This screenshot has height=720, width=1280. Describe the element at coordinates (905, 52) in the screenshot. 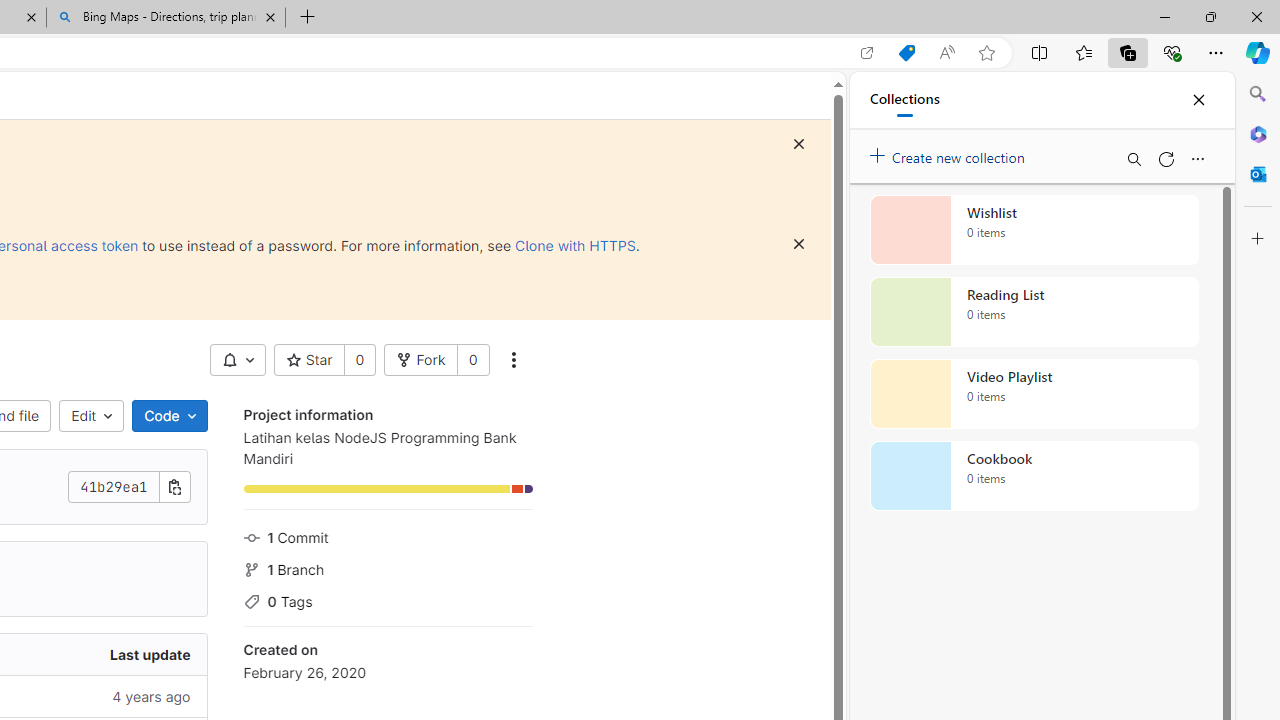

I see `'Shopping in Microsoft Edge'` at that location.